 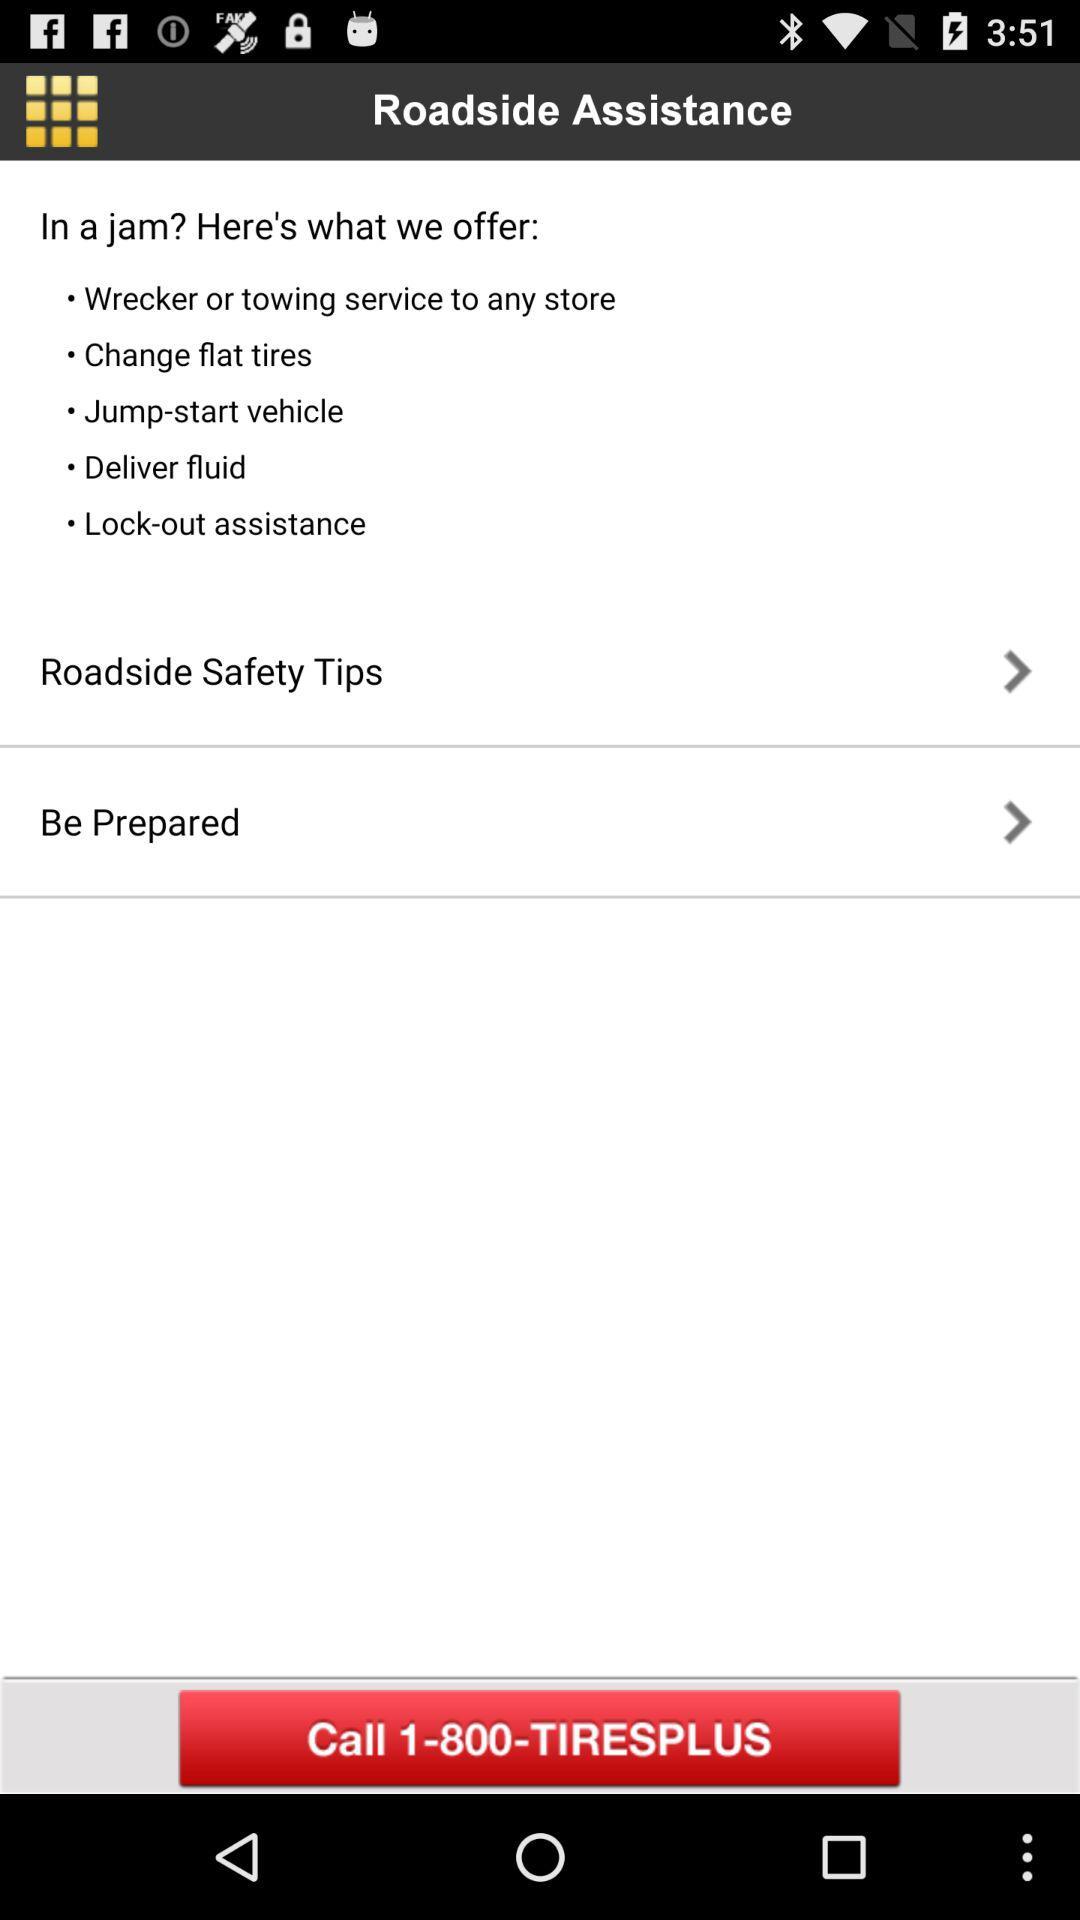 I want to click on roadside safety tips app, so click(x=211, y=670).